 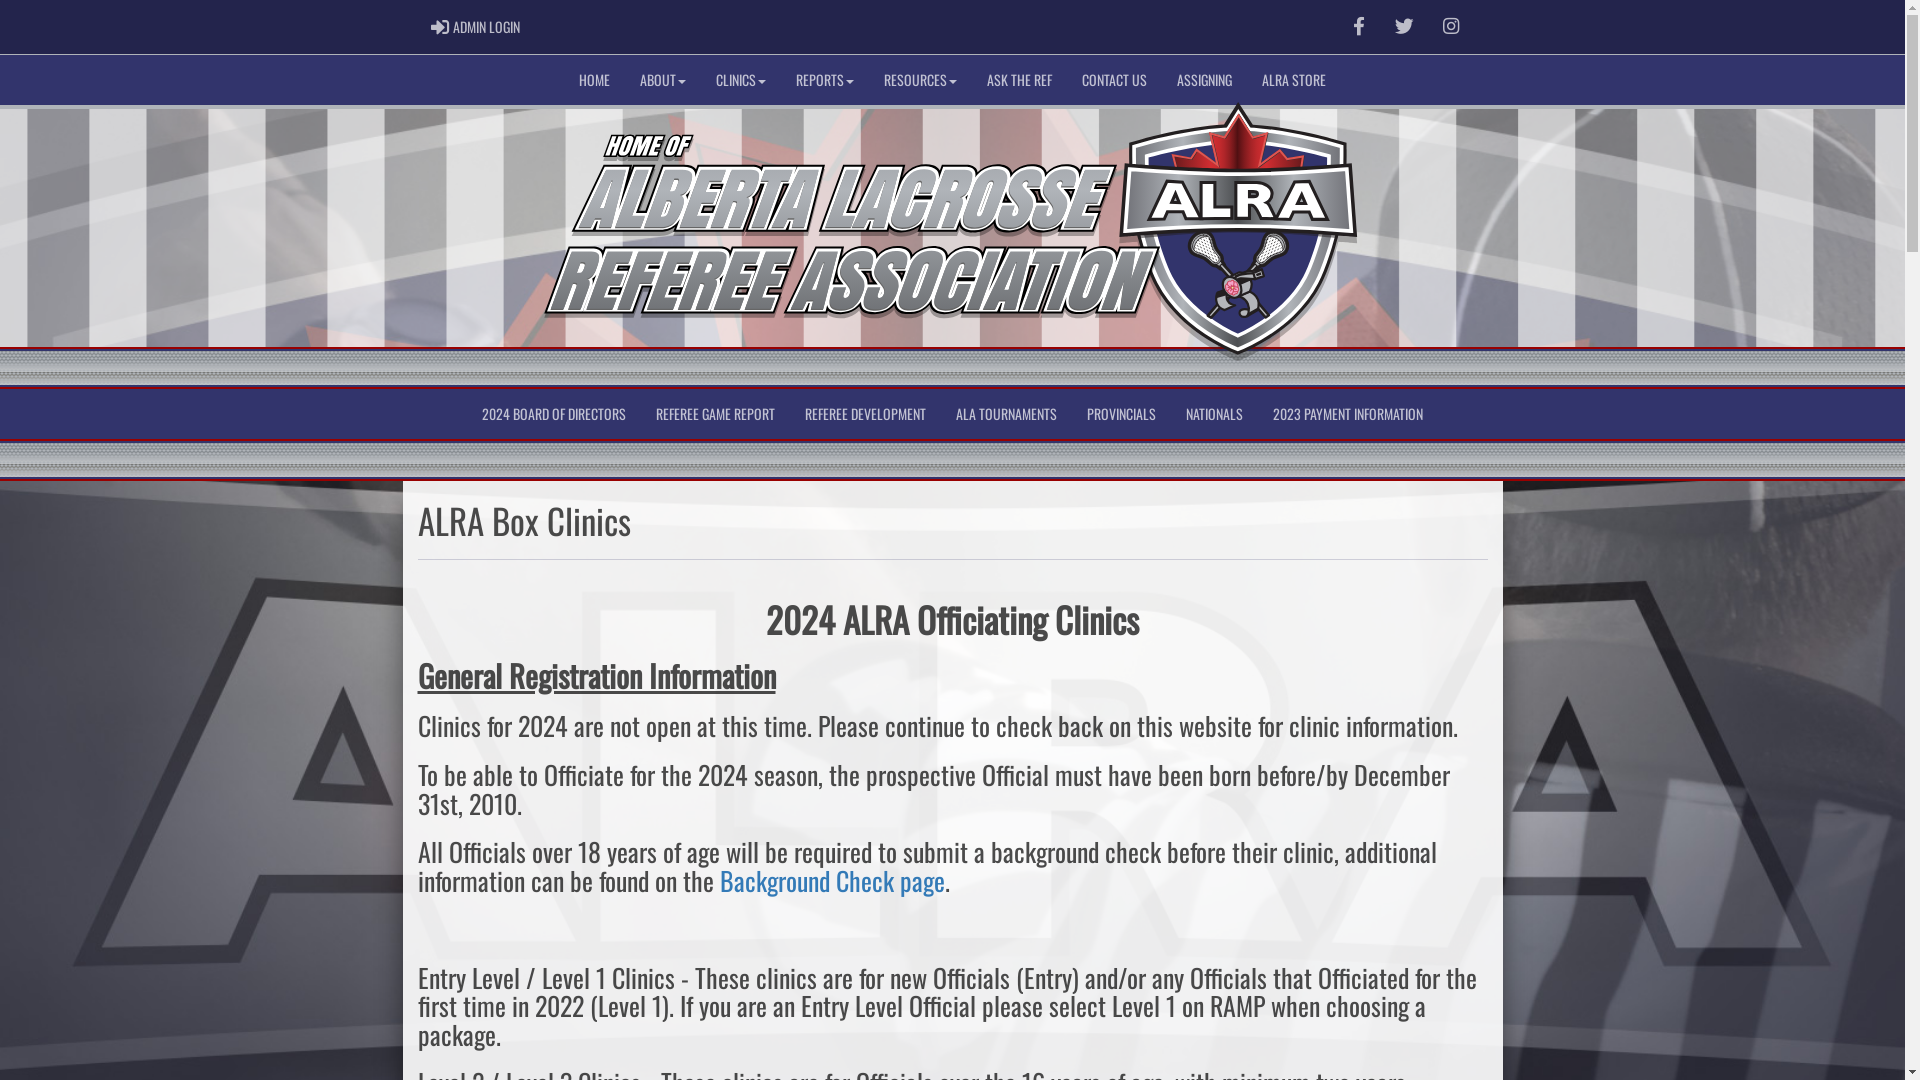 I want to click on 'ASK THE REF', so click(x=1019, y=79).